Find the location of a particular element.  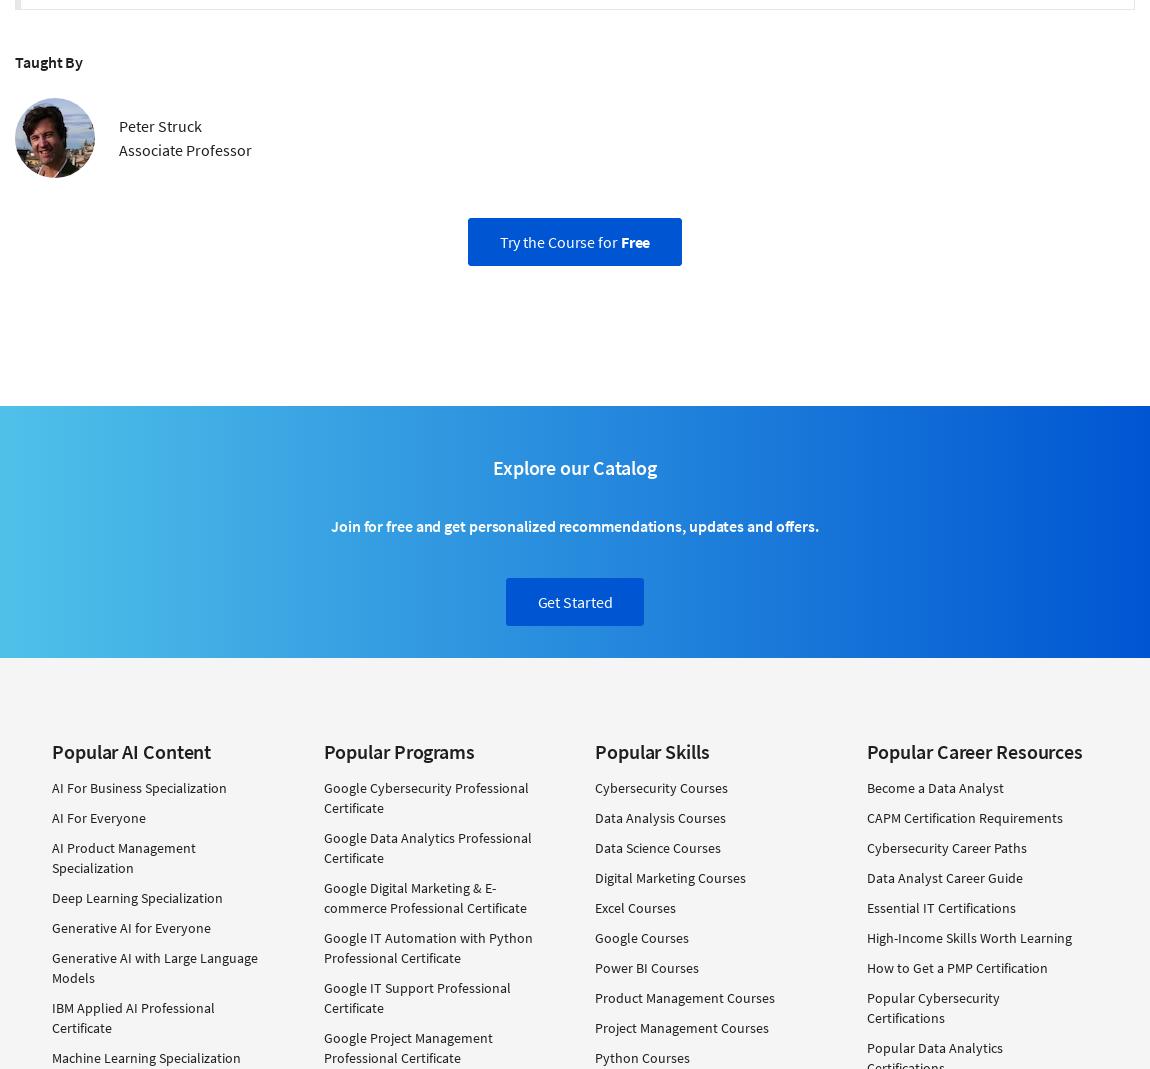

'AI For Business Specialization' is located at coordinates (138, 786).